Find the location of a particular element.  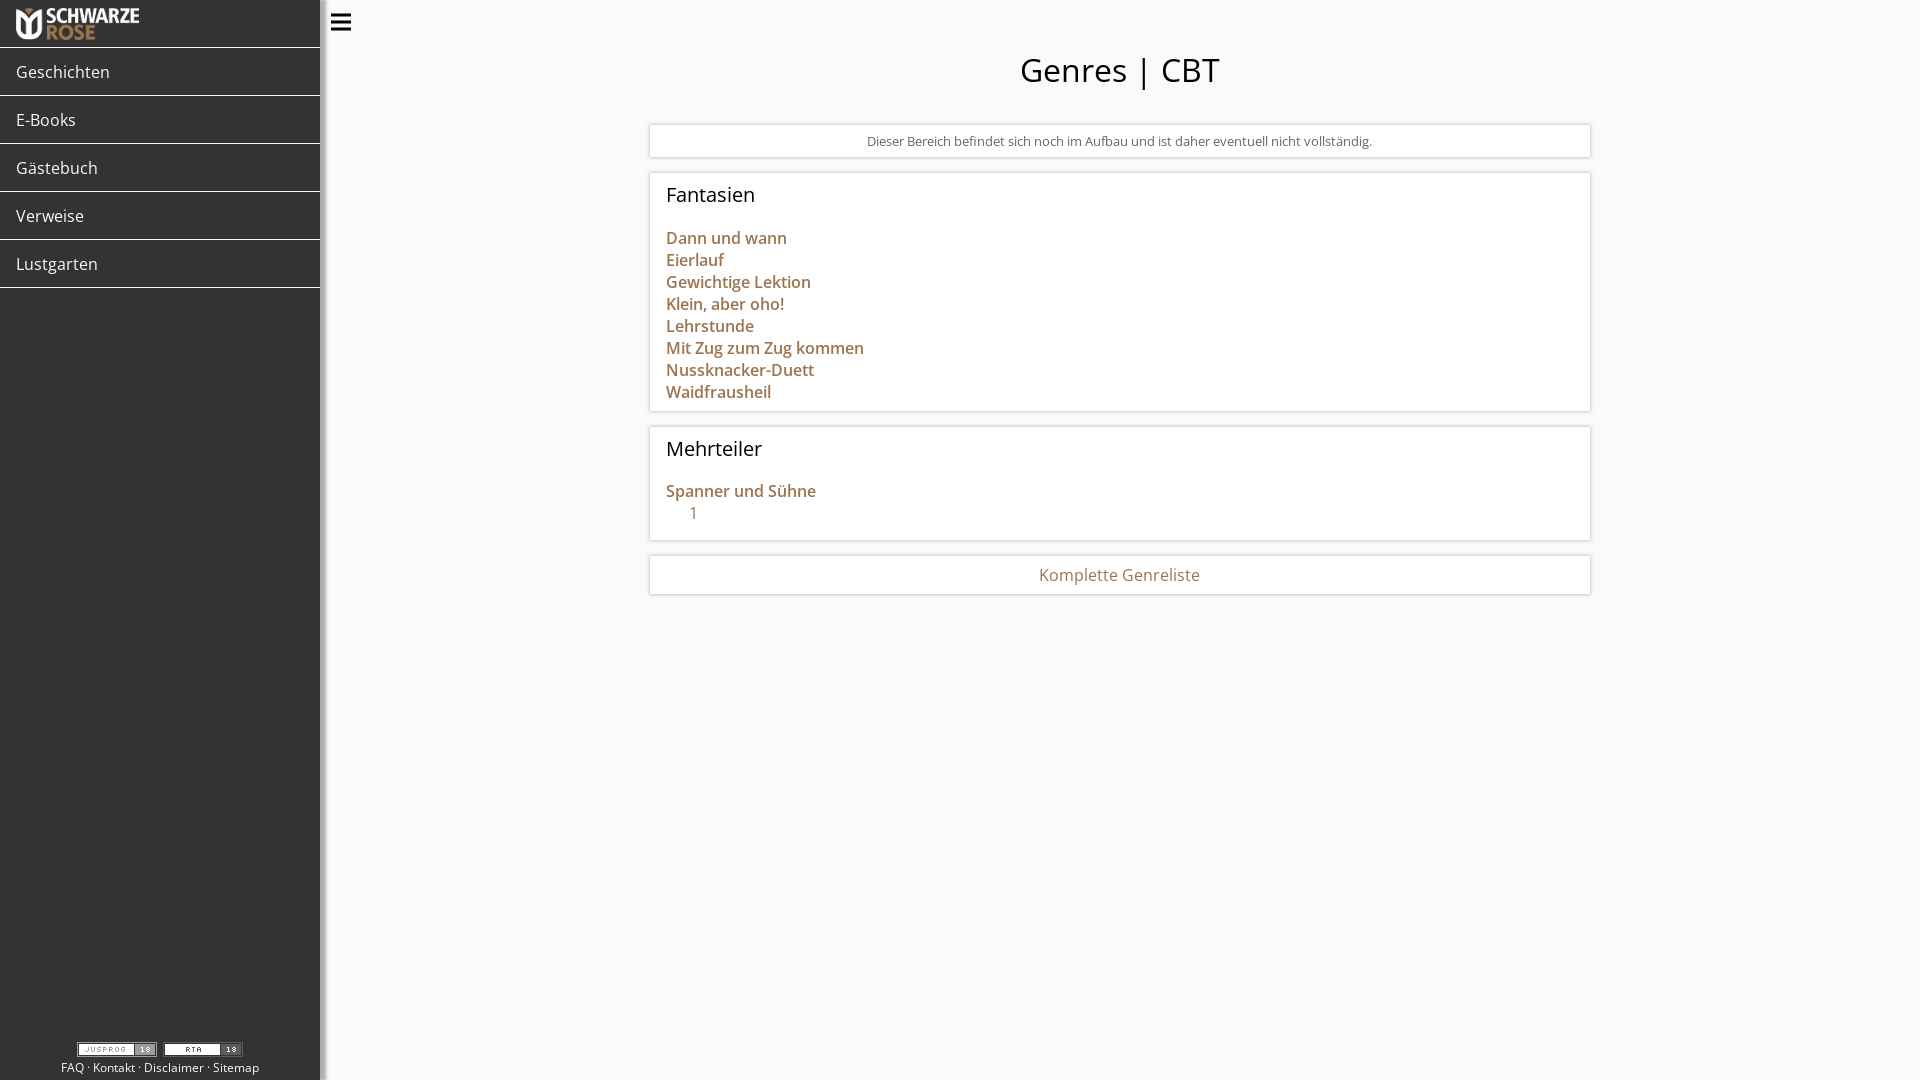

'Waidfrausheil' is located at coordinates (718, 392).